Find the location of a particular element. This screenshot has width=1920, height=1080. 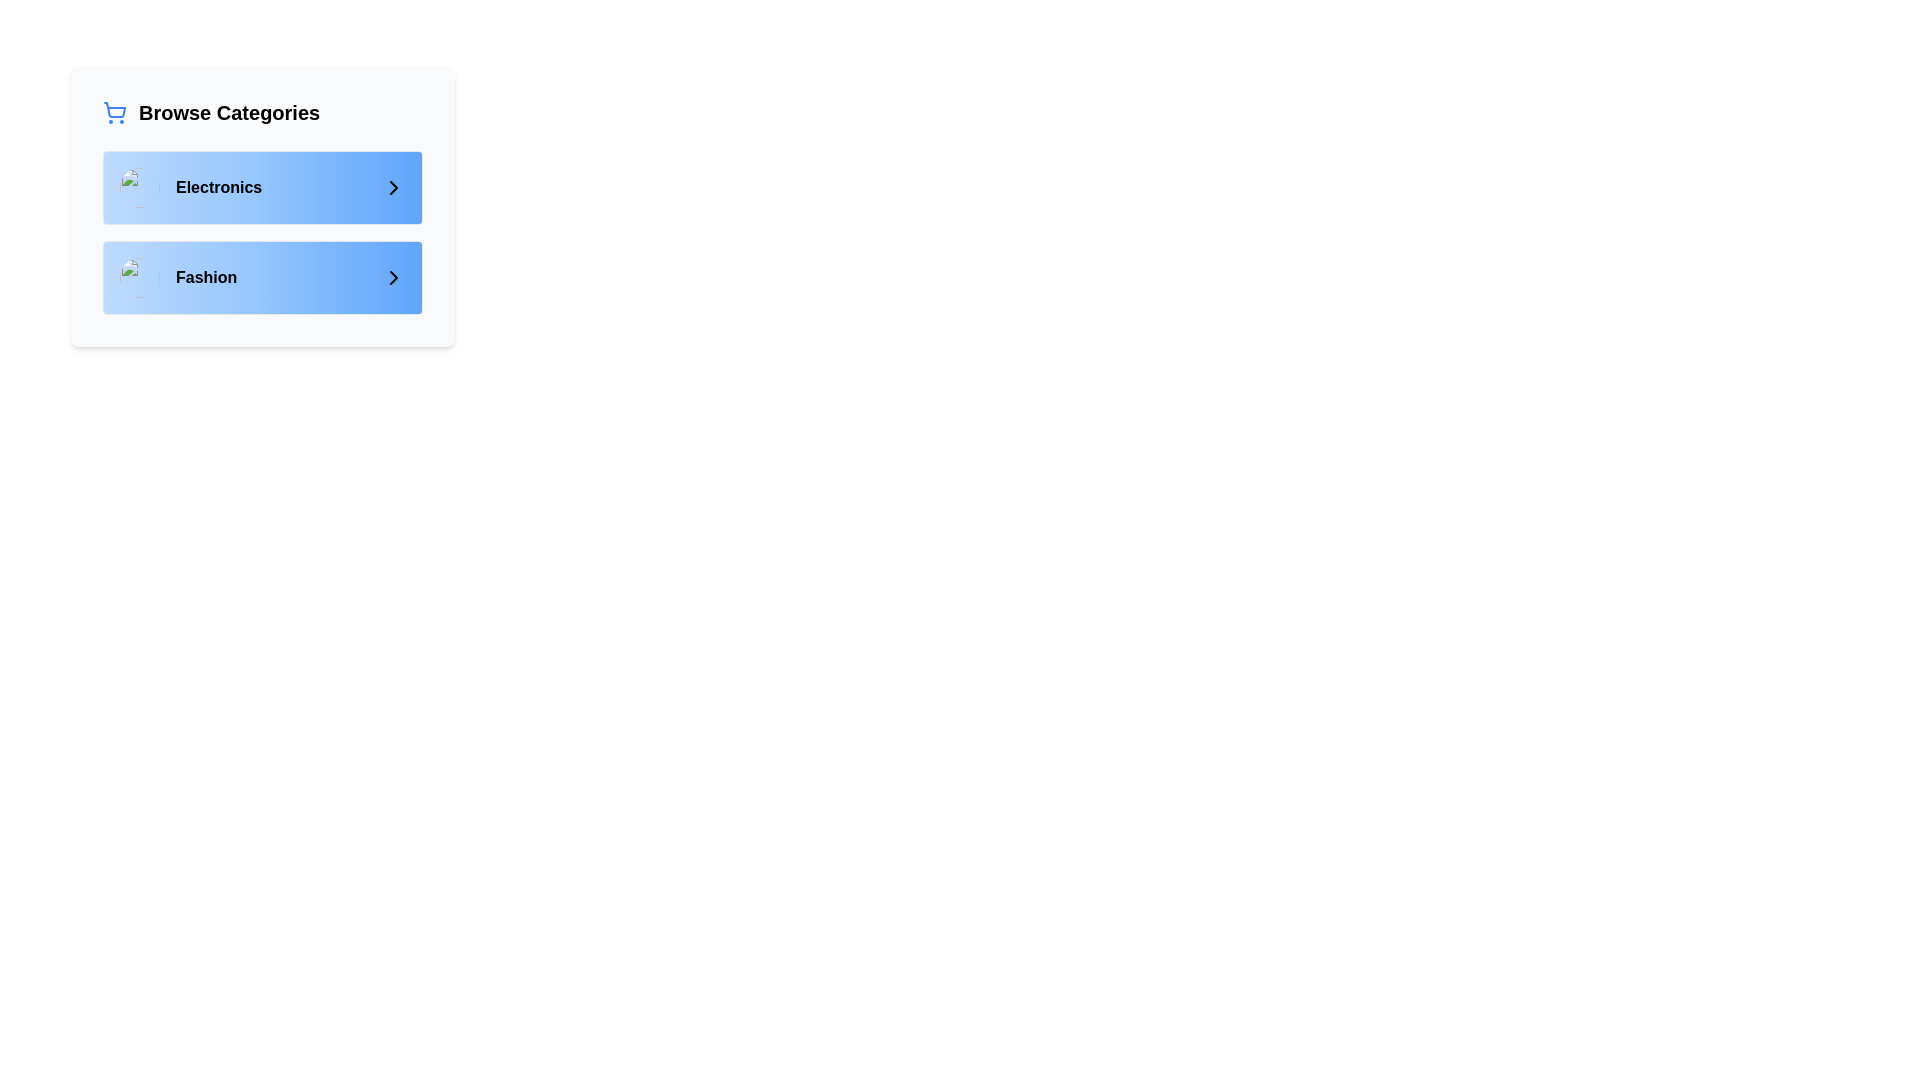

the 'Electronics' text label which is displayed in bold black font on the left side of a blue-shaded rectangular area, part of the category browsing interface is located at coordinates (219, 188).